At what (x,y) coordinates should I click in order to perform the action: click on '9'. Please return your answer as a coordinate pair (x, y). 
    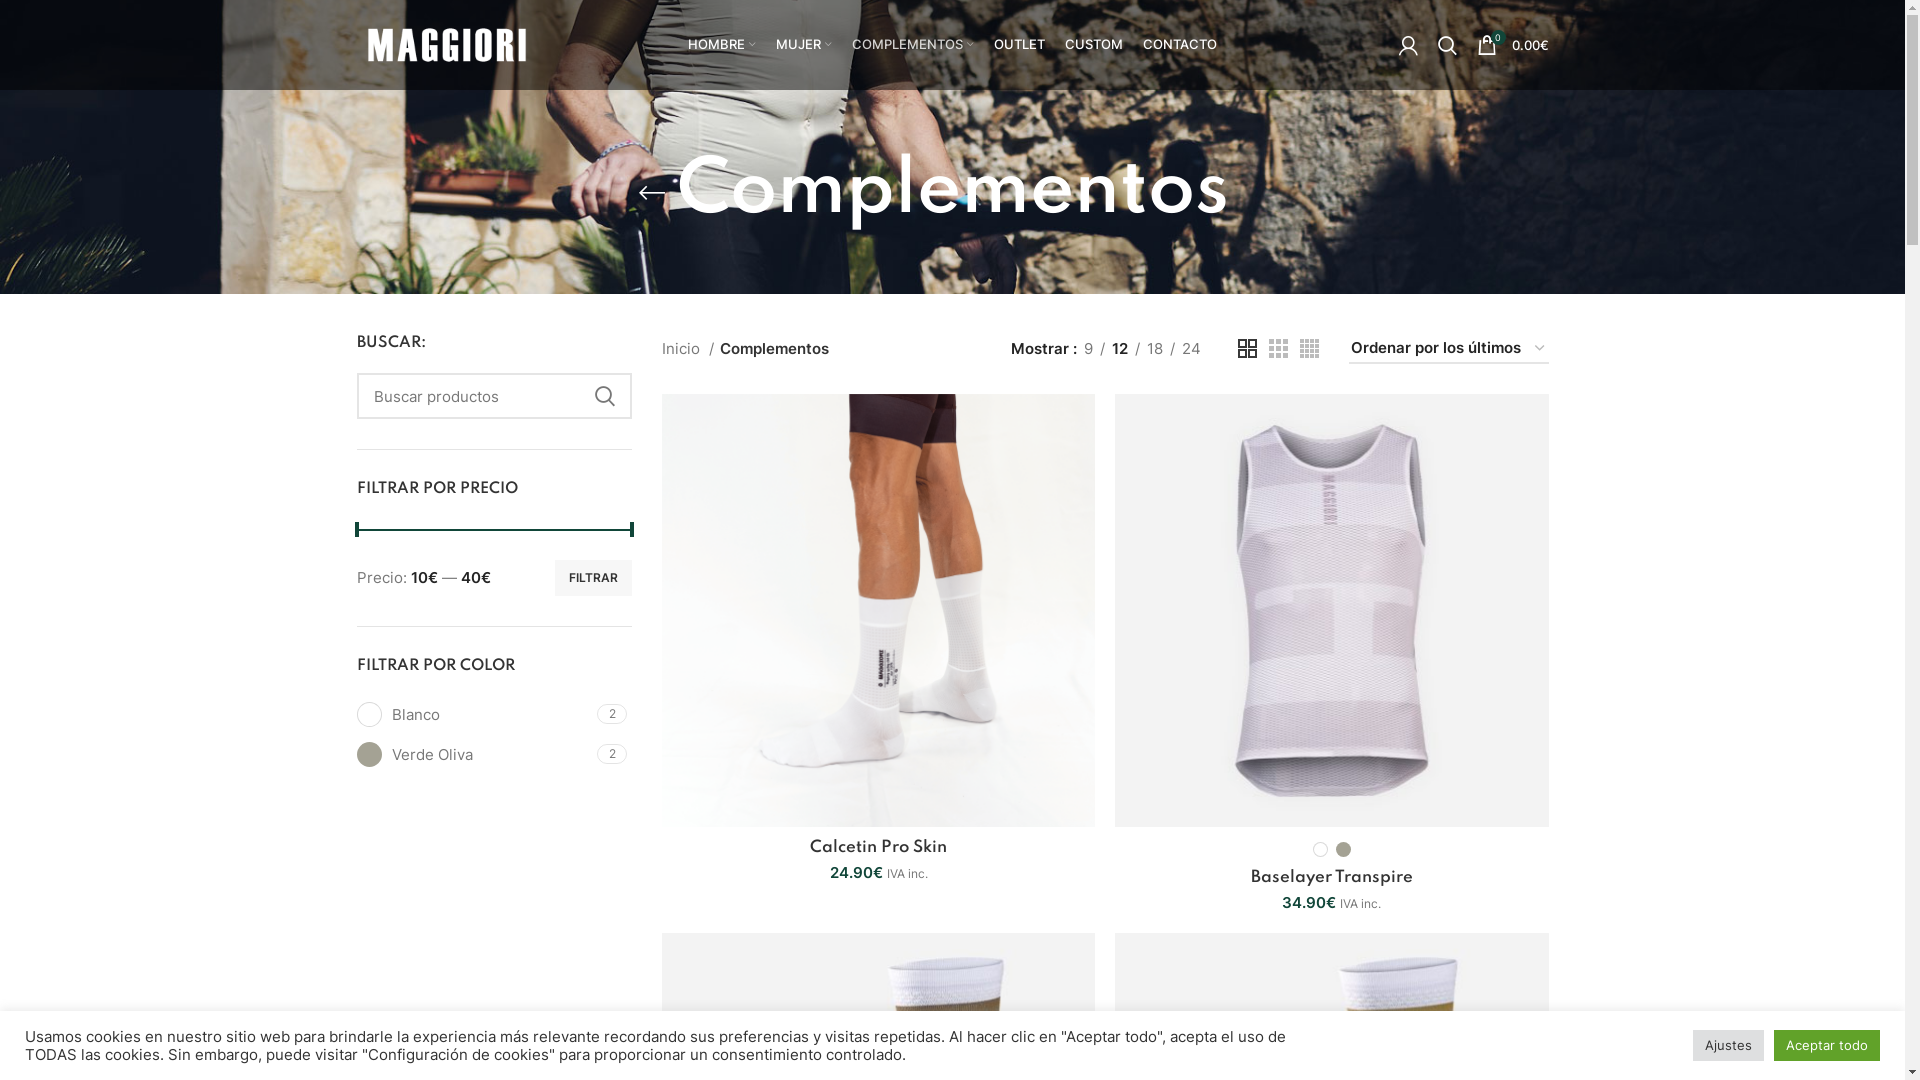
    Looking at the image, I should click on (1086, 347).